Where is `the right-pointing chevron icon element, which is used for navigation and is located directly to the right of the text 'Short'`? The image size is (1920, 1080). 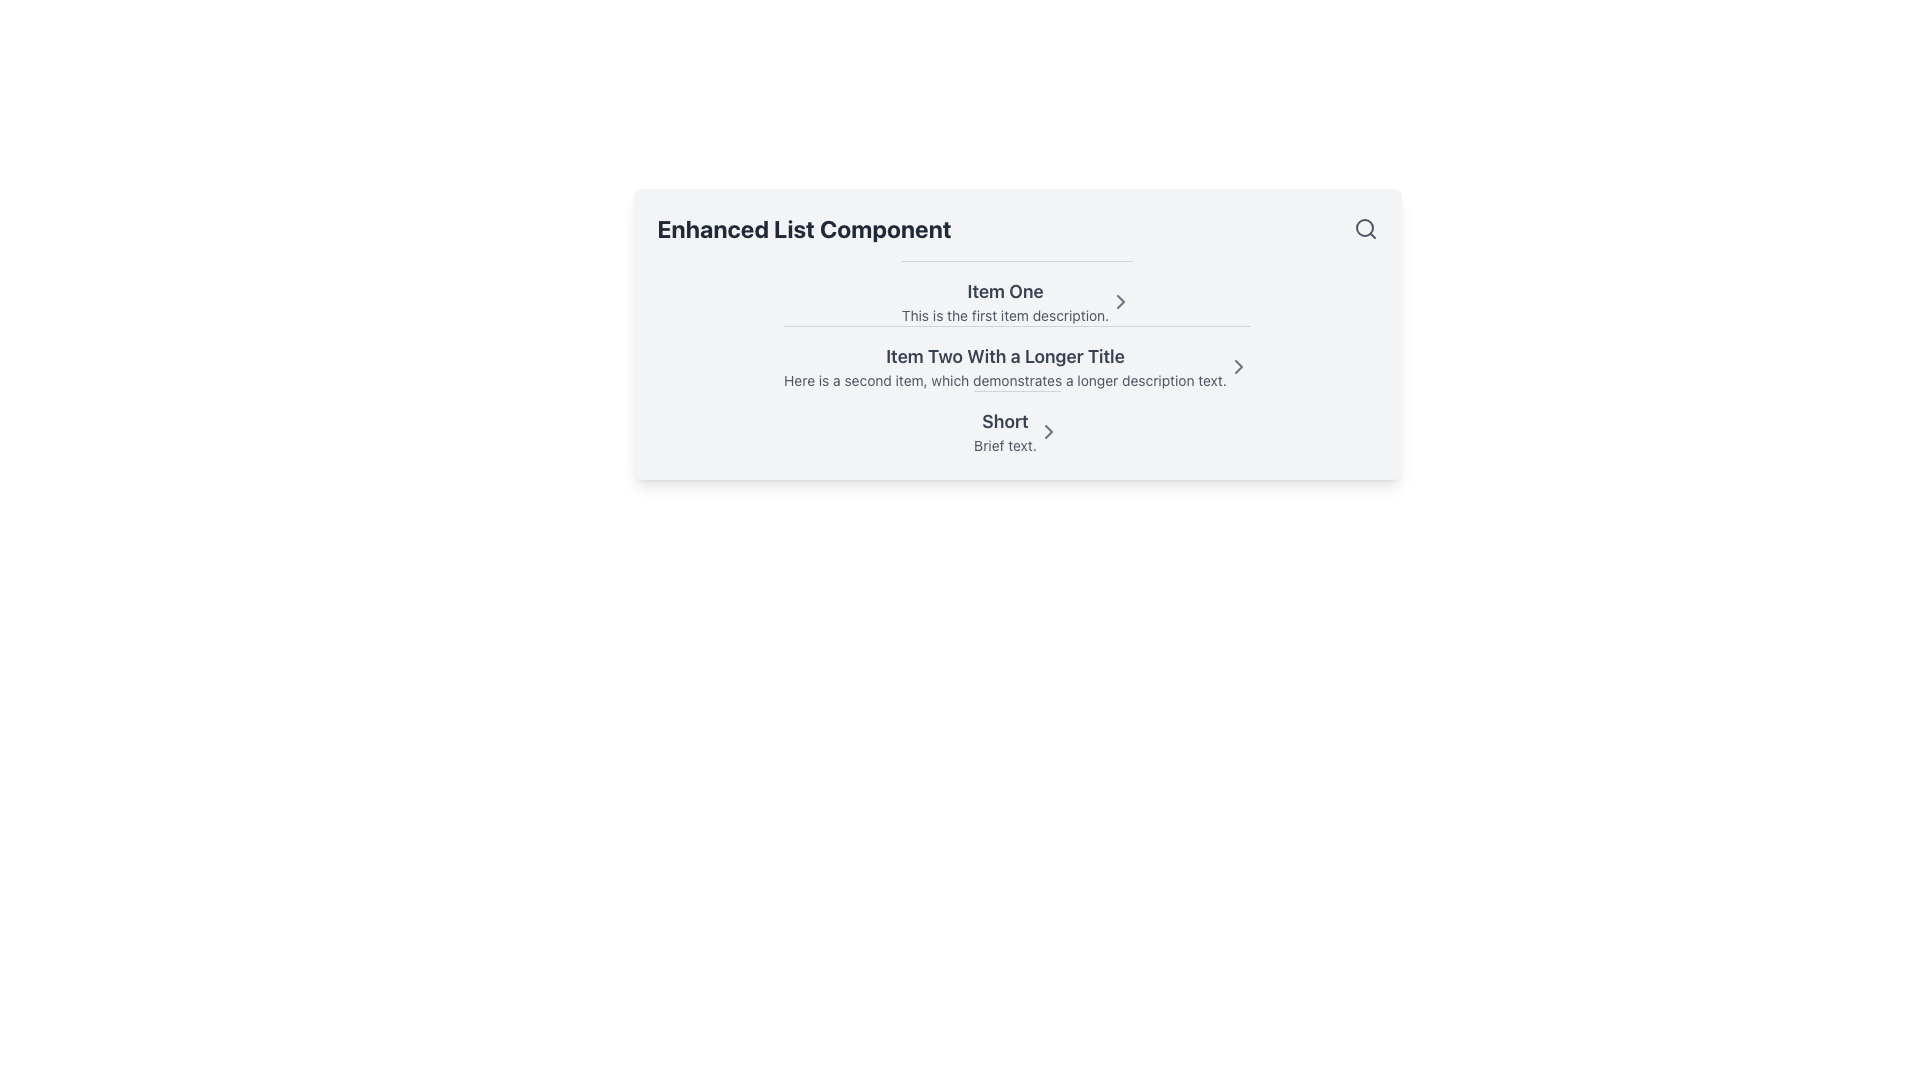 the right-pointing chevron icon element, which is used for navigation and is located directly to the right of the text 'Short' is located at coordinates (1047, 431).